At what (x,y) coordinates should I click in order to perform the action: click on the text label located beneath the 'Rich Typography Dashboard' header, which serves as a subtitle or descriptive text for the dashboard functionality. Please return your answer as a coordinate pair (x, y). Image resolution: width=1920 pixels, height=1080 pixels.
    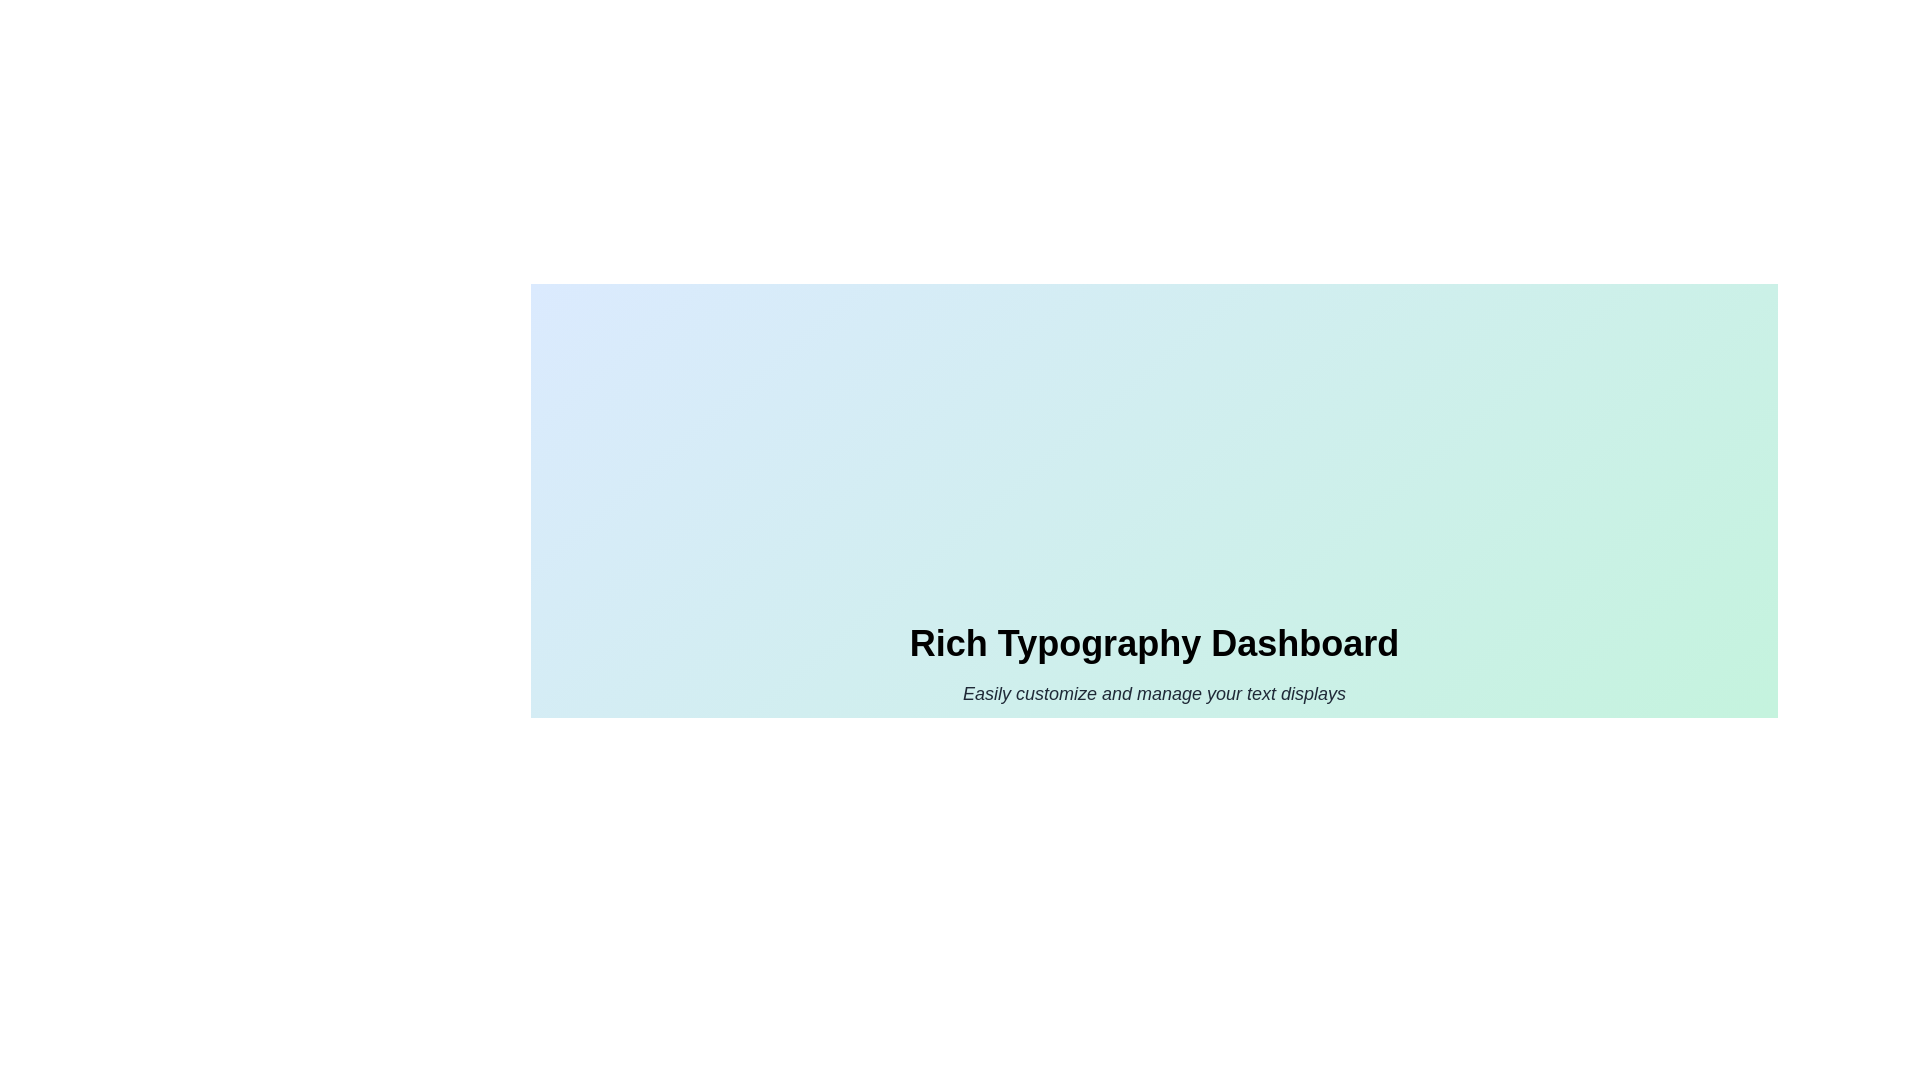
    Looking at the image, I should click on (1154, 693).